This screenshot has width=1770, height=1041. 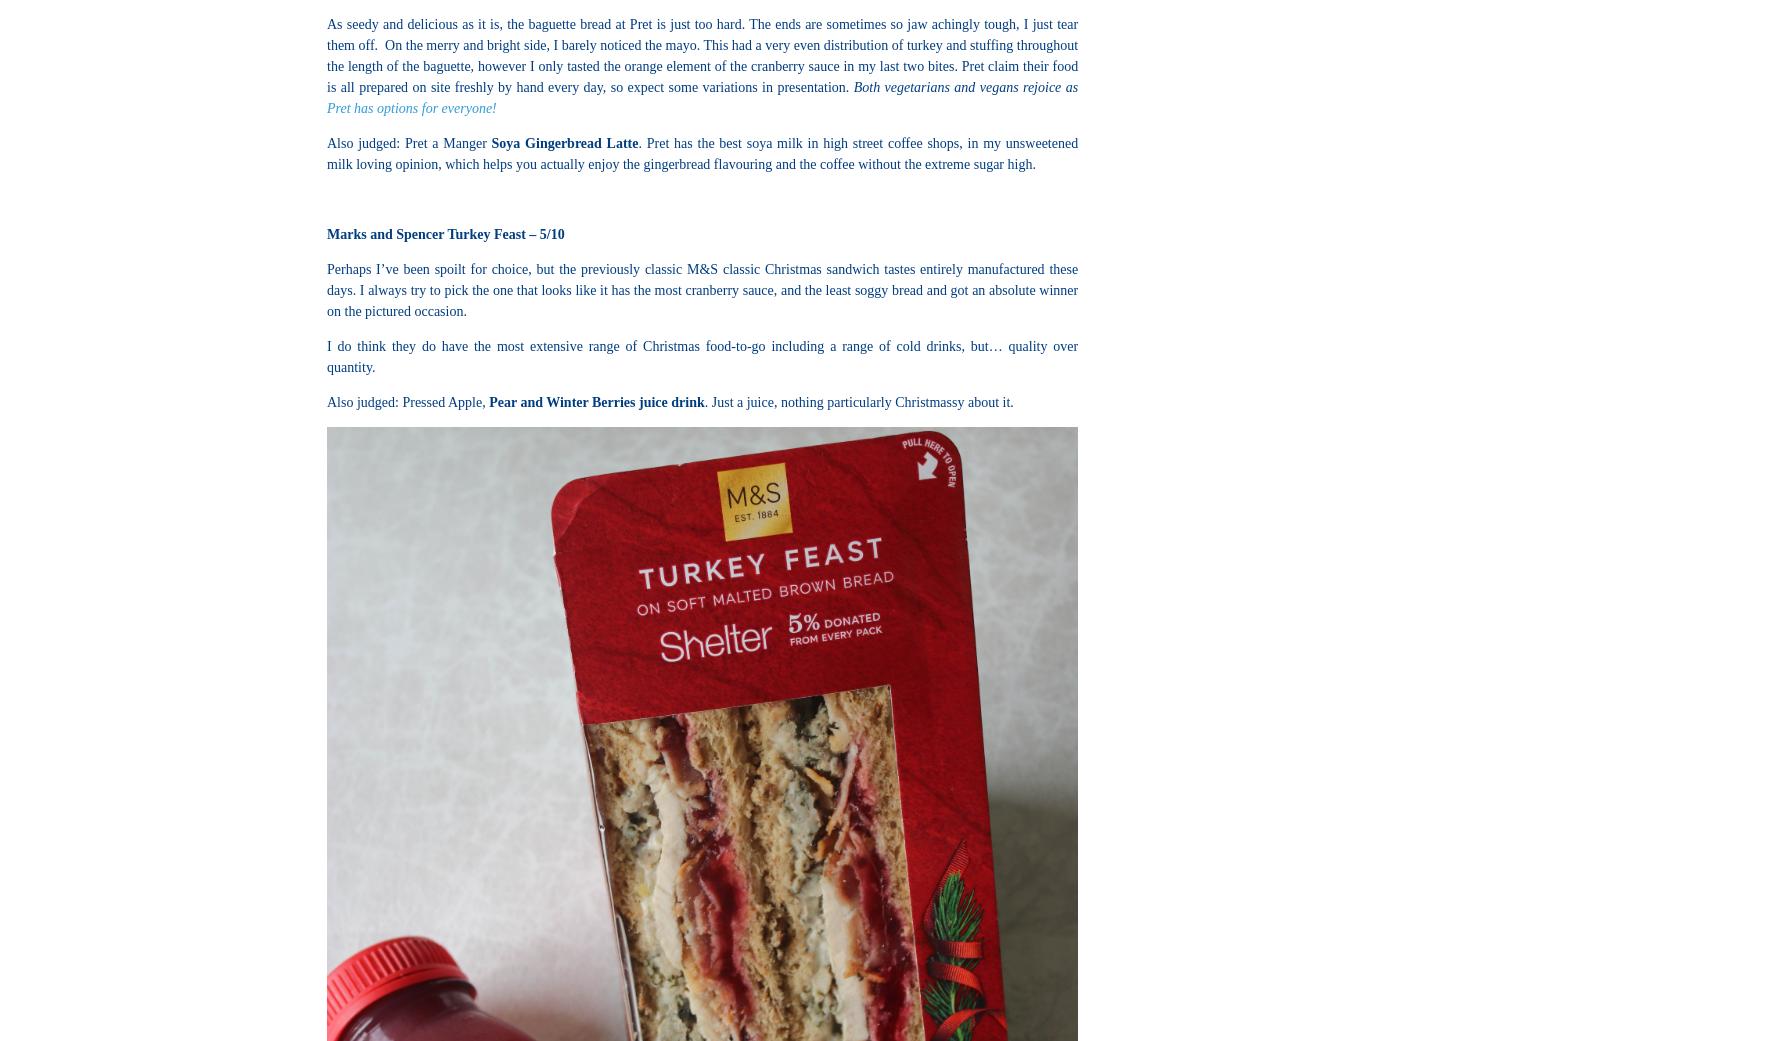 What do you see at coordinates (595, 402) in the screenshot?
I see `'Pear and Winter Berries juice drink'` at bounding box center [595, 402].